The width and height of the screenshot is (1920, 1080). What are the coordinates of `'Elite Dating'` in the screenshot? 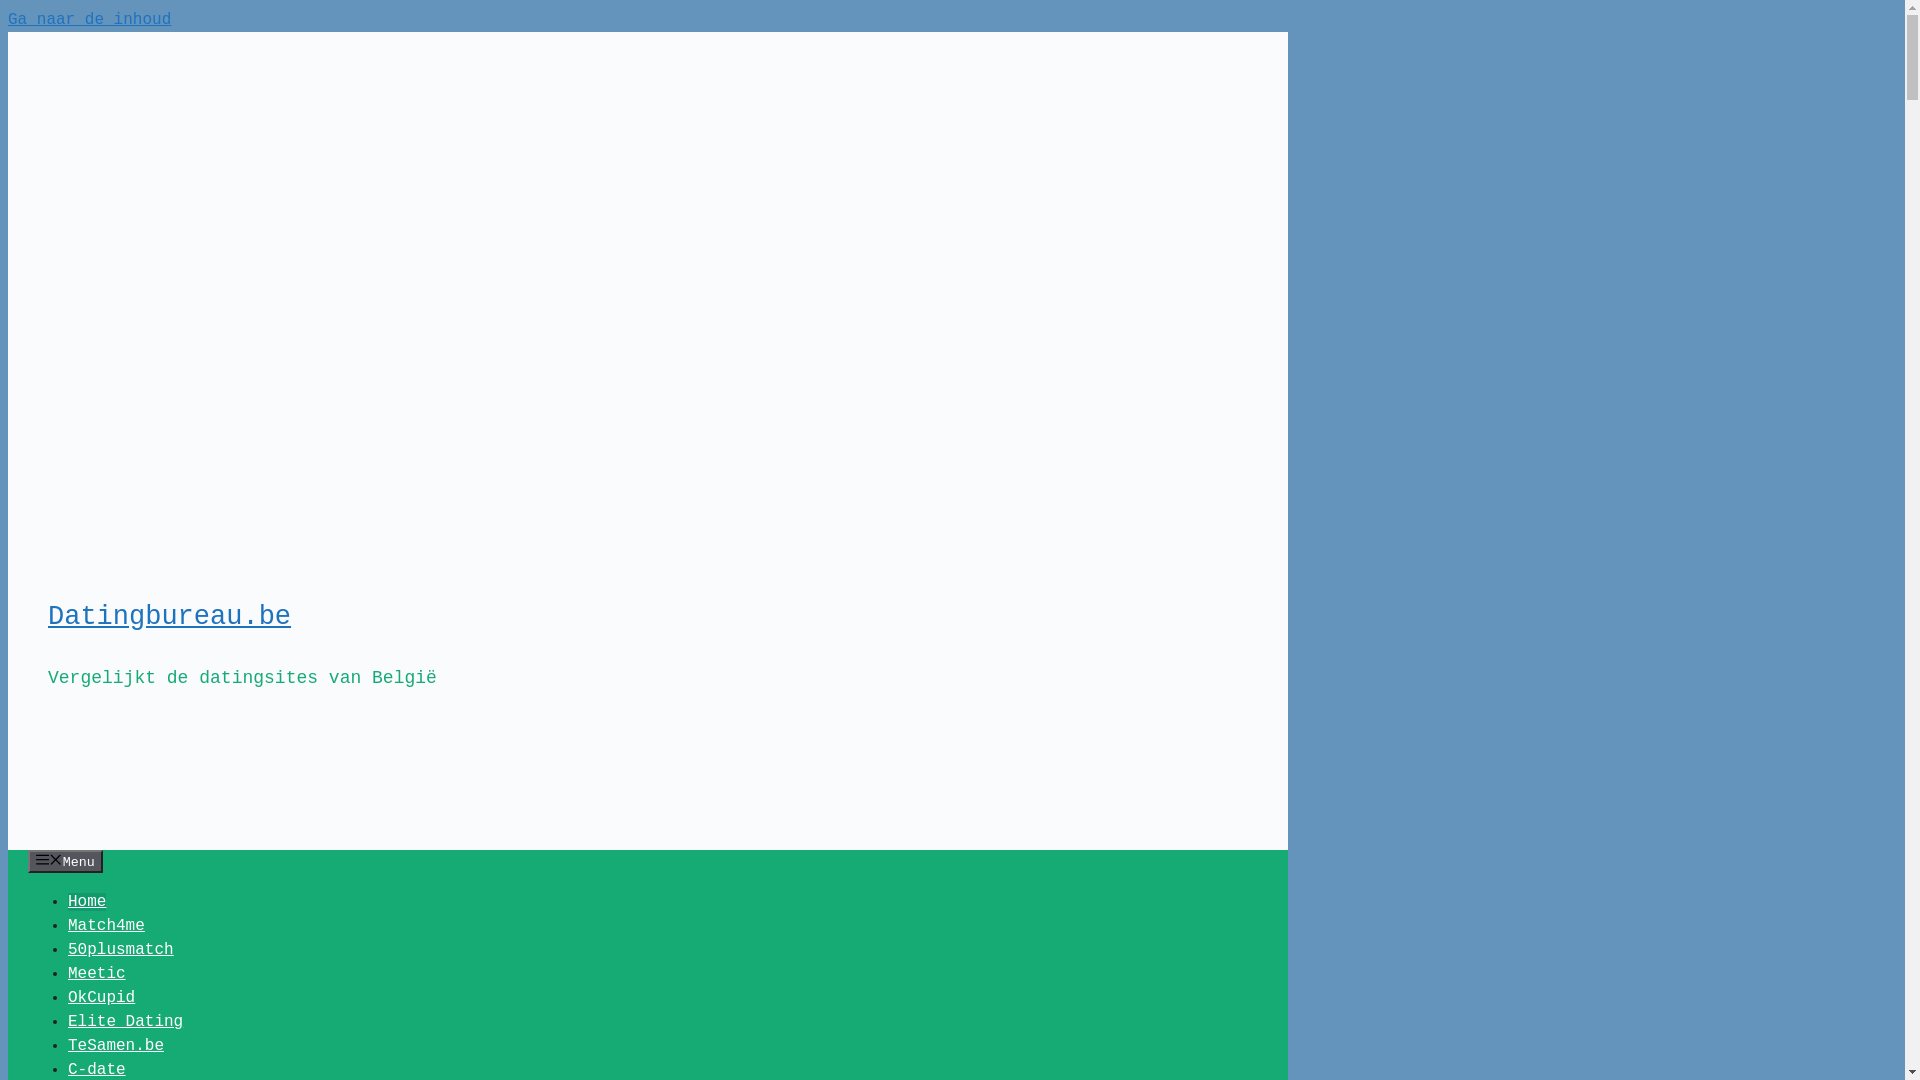 It's located at (124, 1022).